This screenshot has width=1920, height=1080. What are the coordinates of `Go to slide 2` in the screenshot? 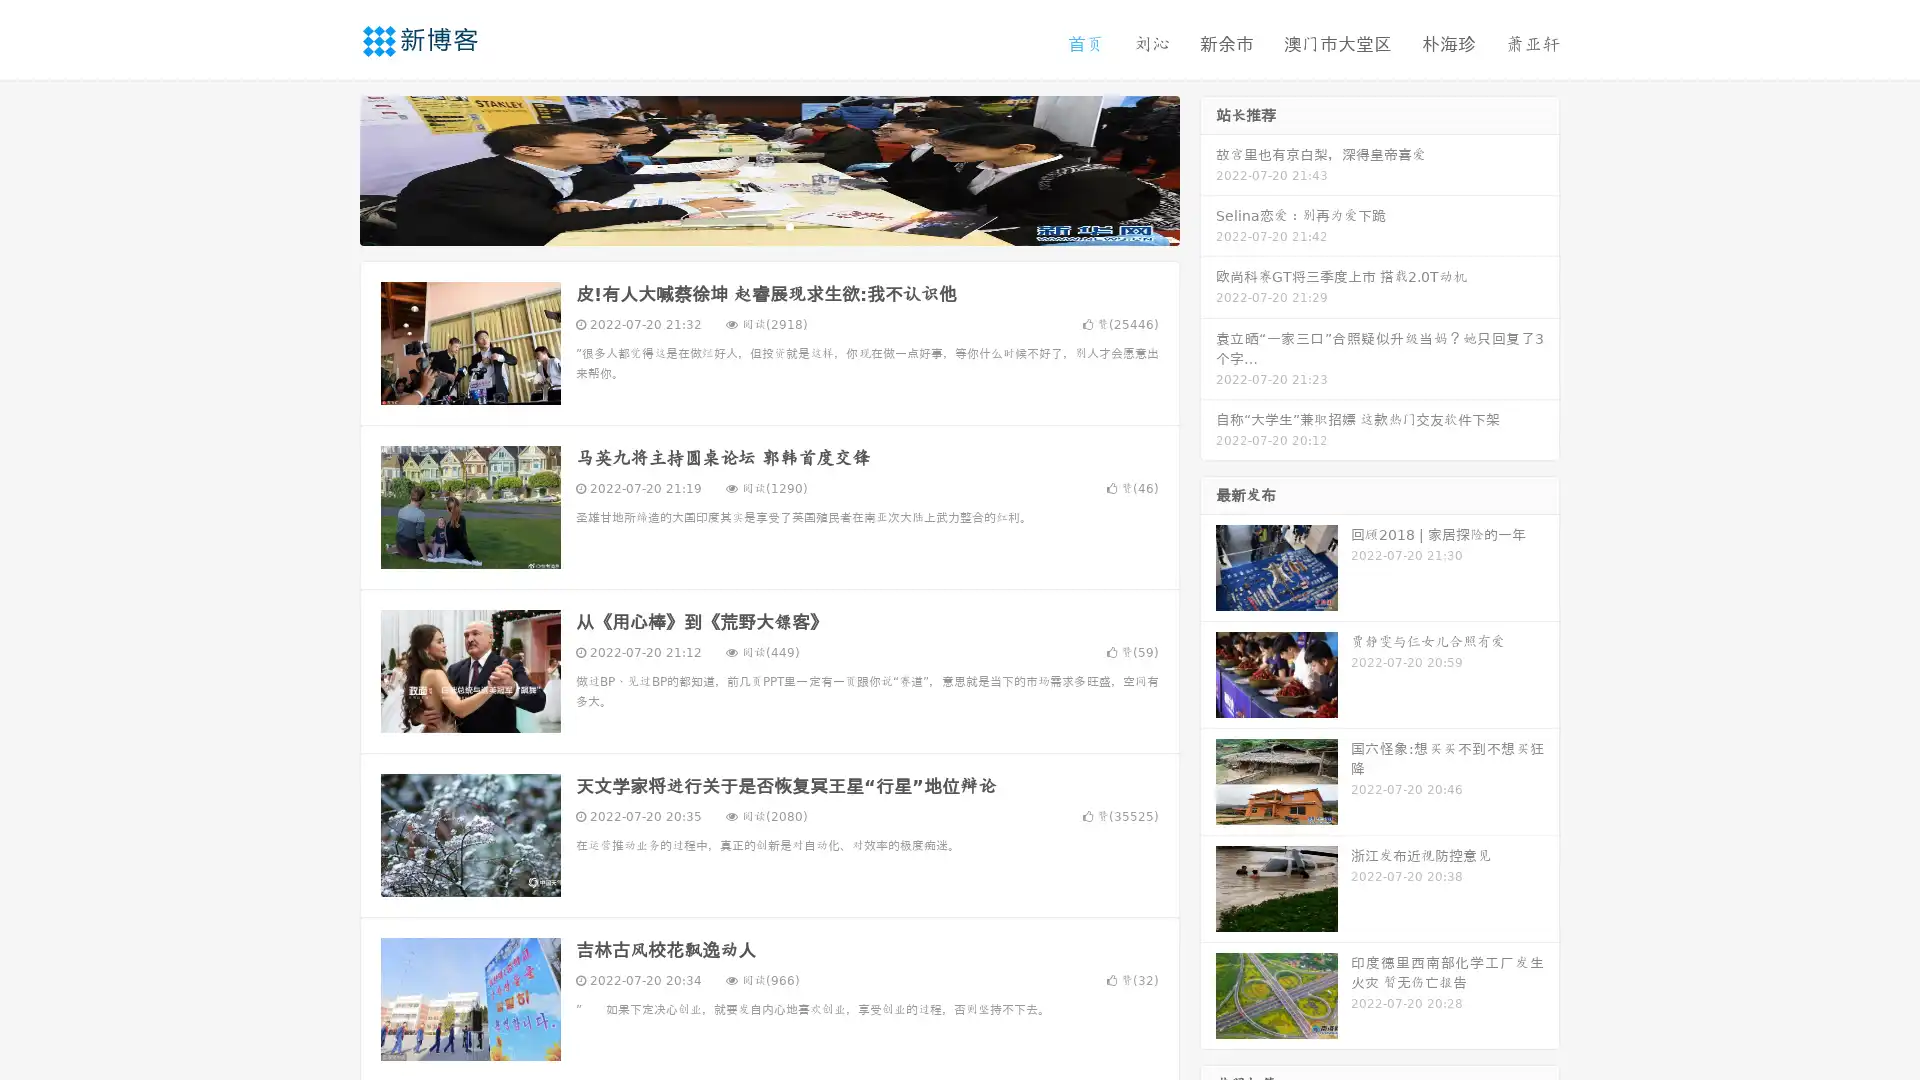 It's located at (768, 225).